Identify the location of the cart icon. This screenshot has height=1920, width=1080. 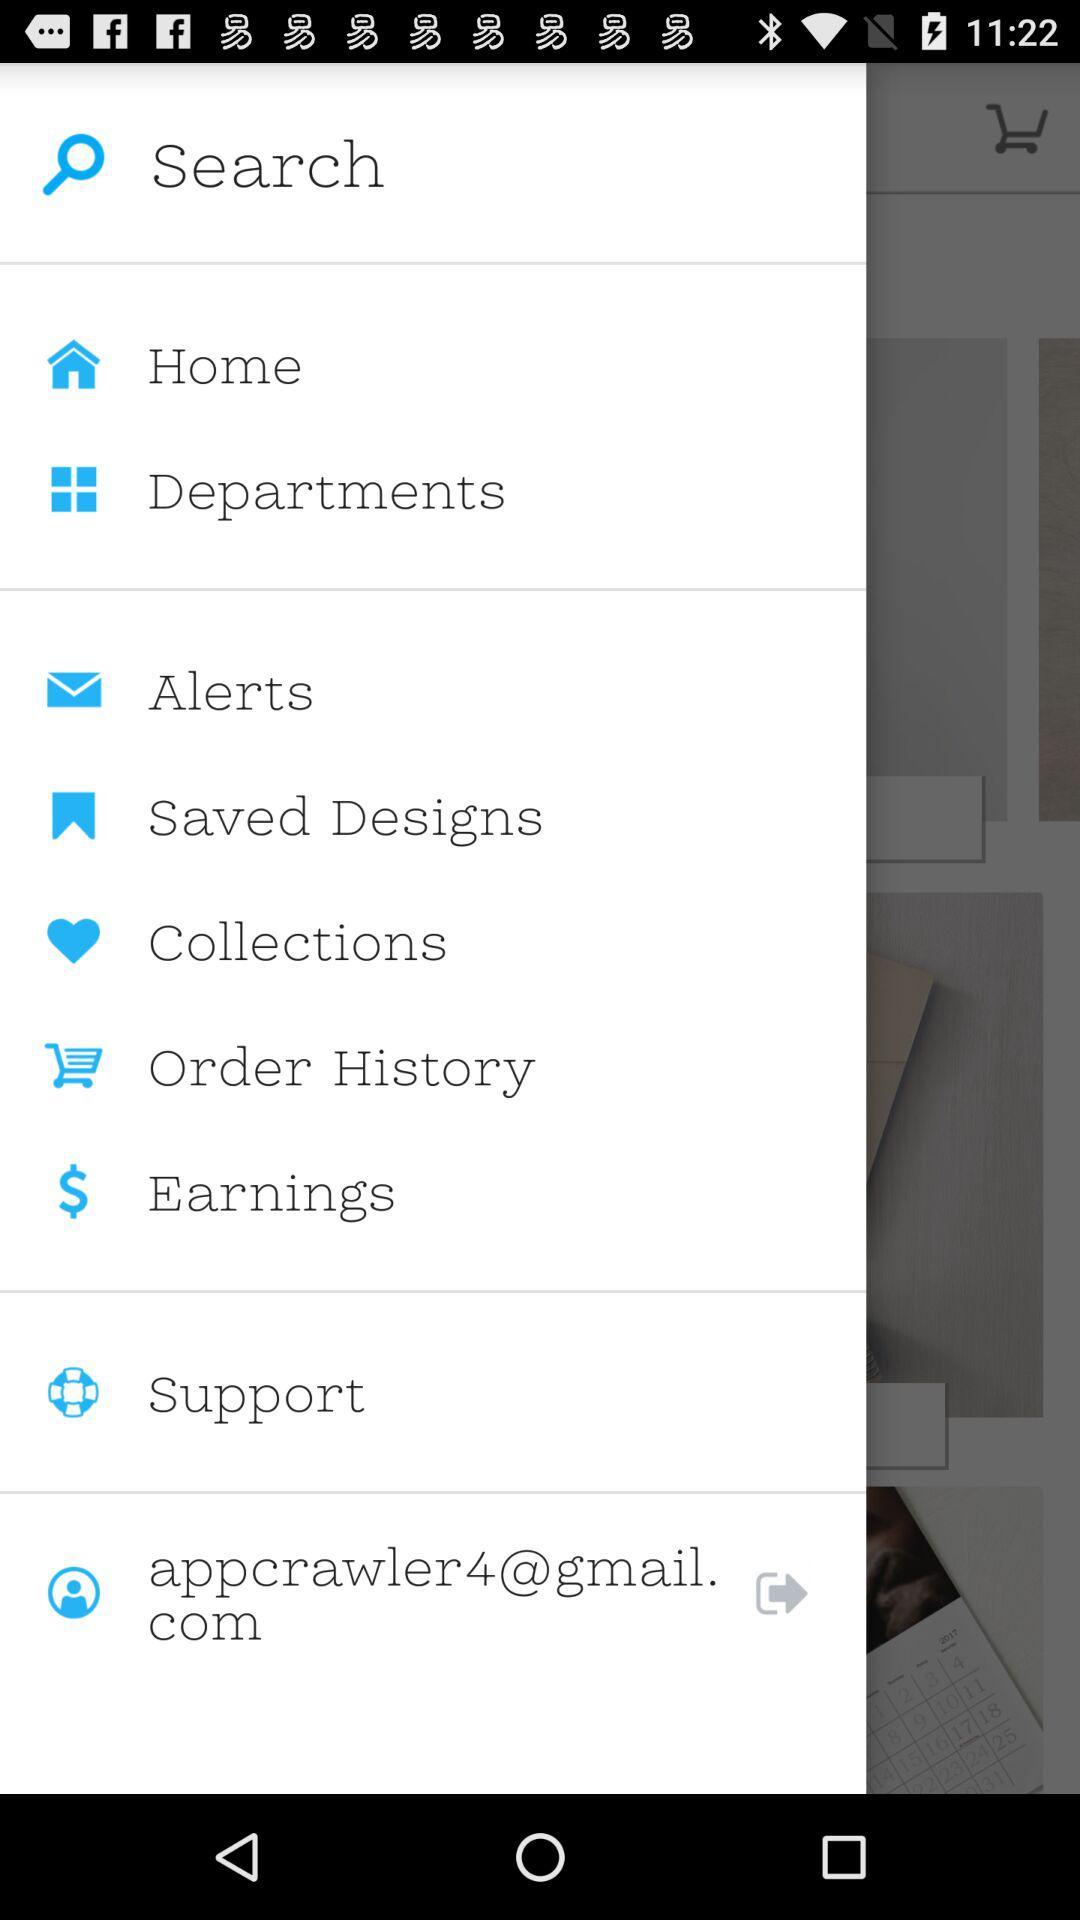
(1017, 136).